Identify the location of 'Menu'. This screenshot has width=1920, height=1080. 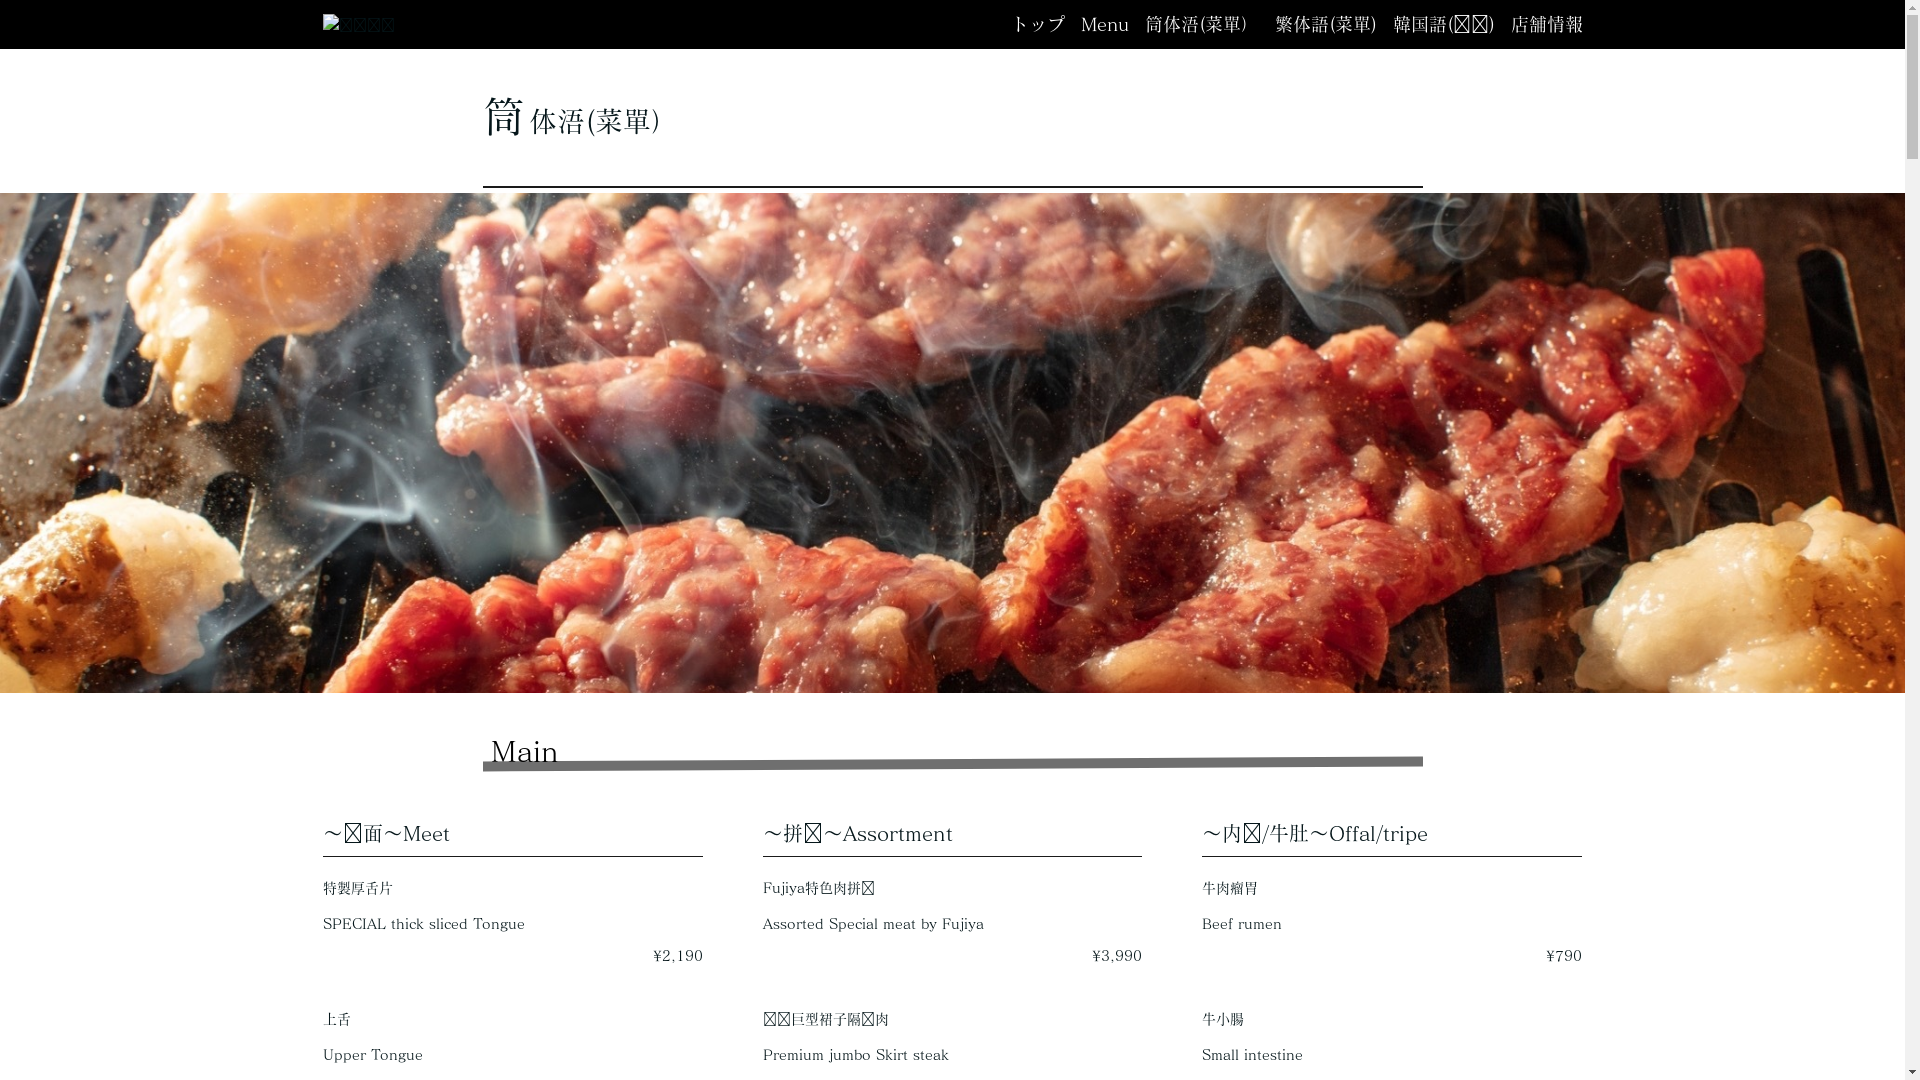
(1103, 24).